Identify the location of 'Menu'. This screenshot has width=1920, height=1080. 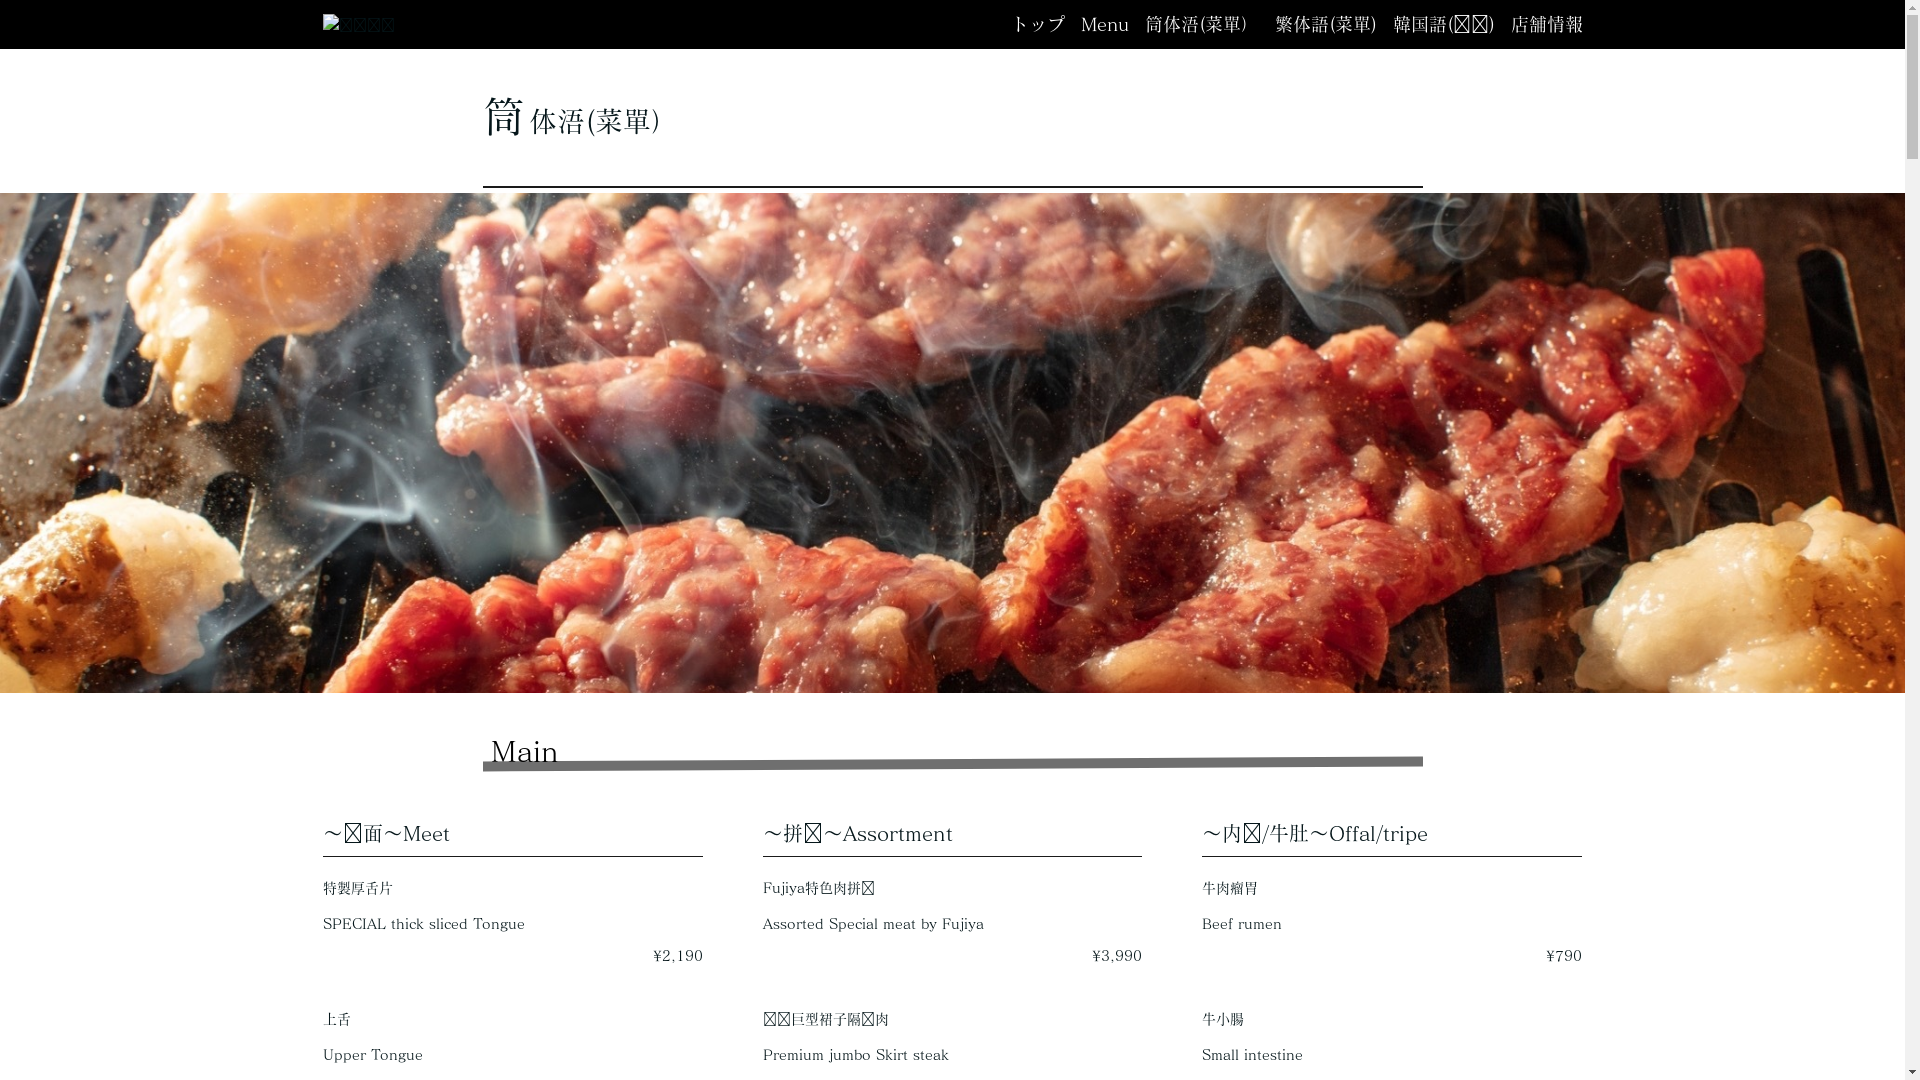
(1103, 24).